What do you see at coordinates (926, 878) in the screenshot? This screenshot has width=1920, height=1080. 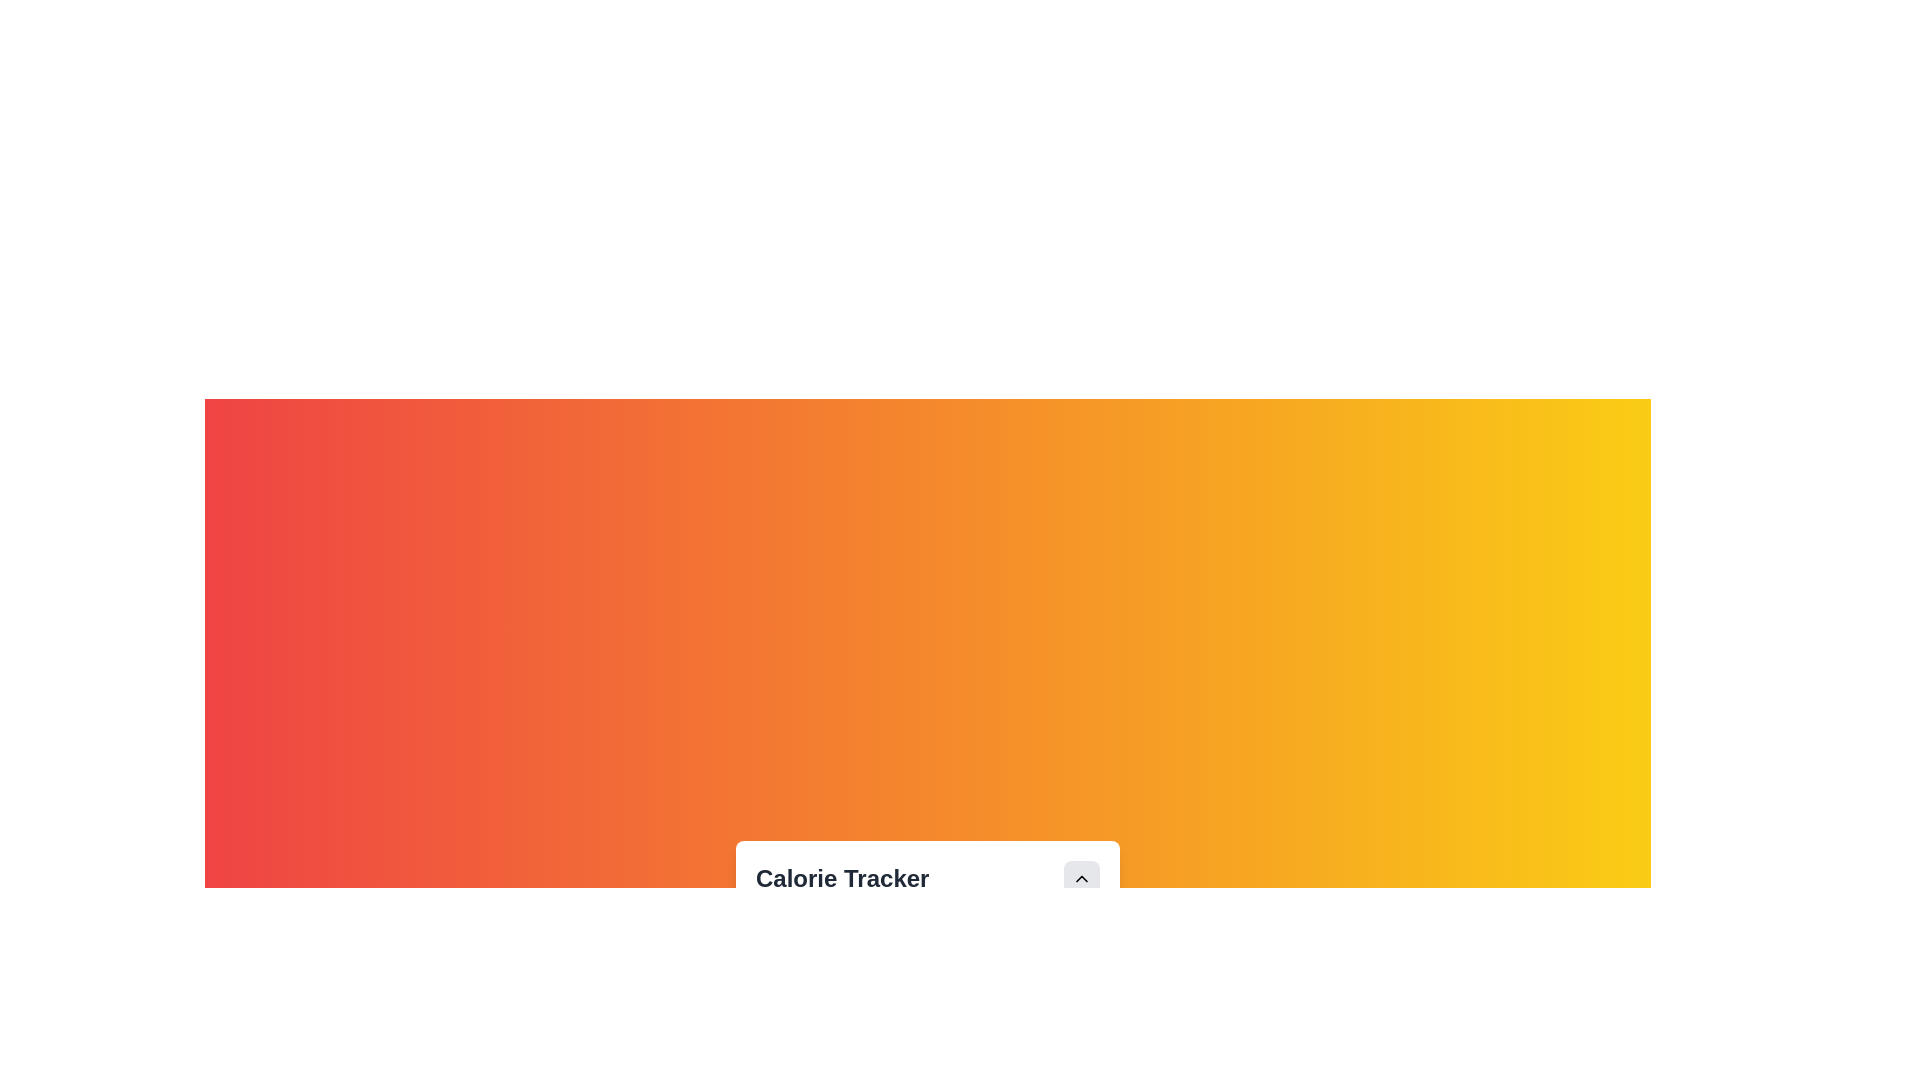 I see `'Calorie Tracker' text label located on the left side of the horizontal bar that includes a chevron button on the right` at bounding box center [926, 878].